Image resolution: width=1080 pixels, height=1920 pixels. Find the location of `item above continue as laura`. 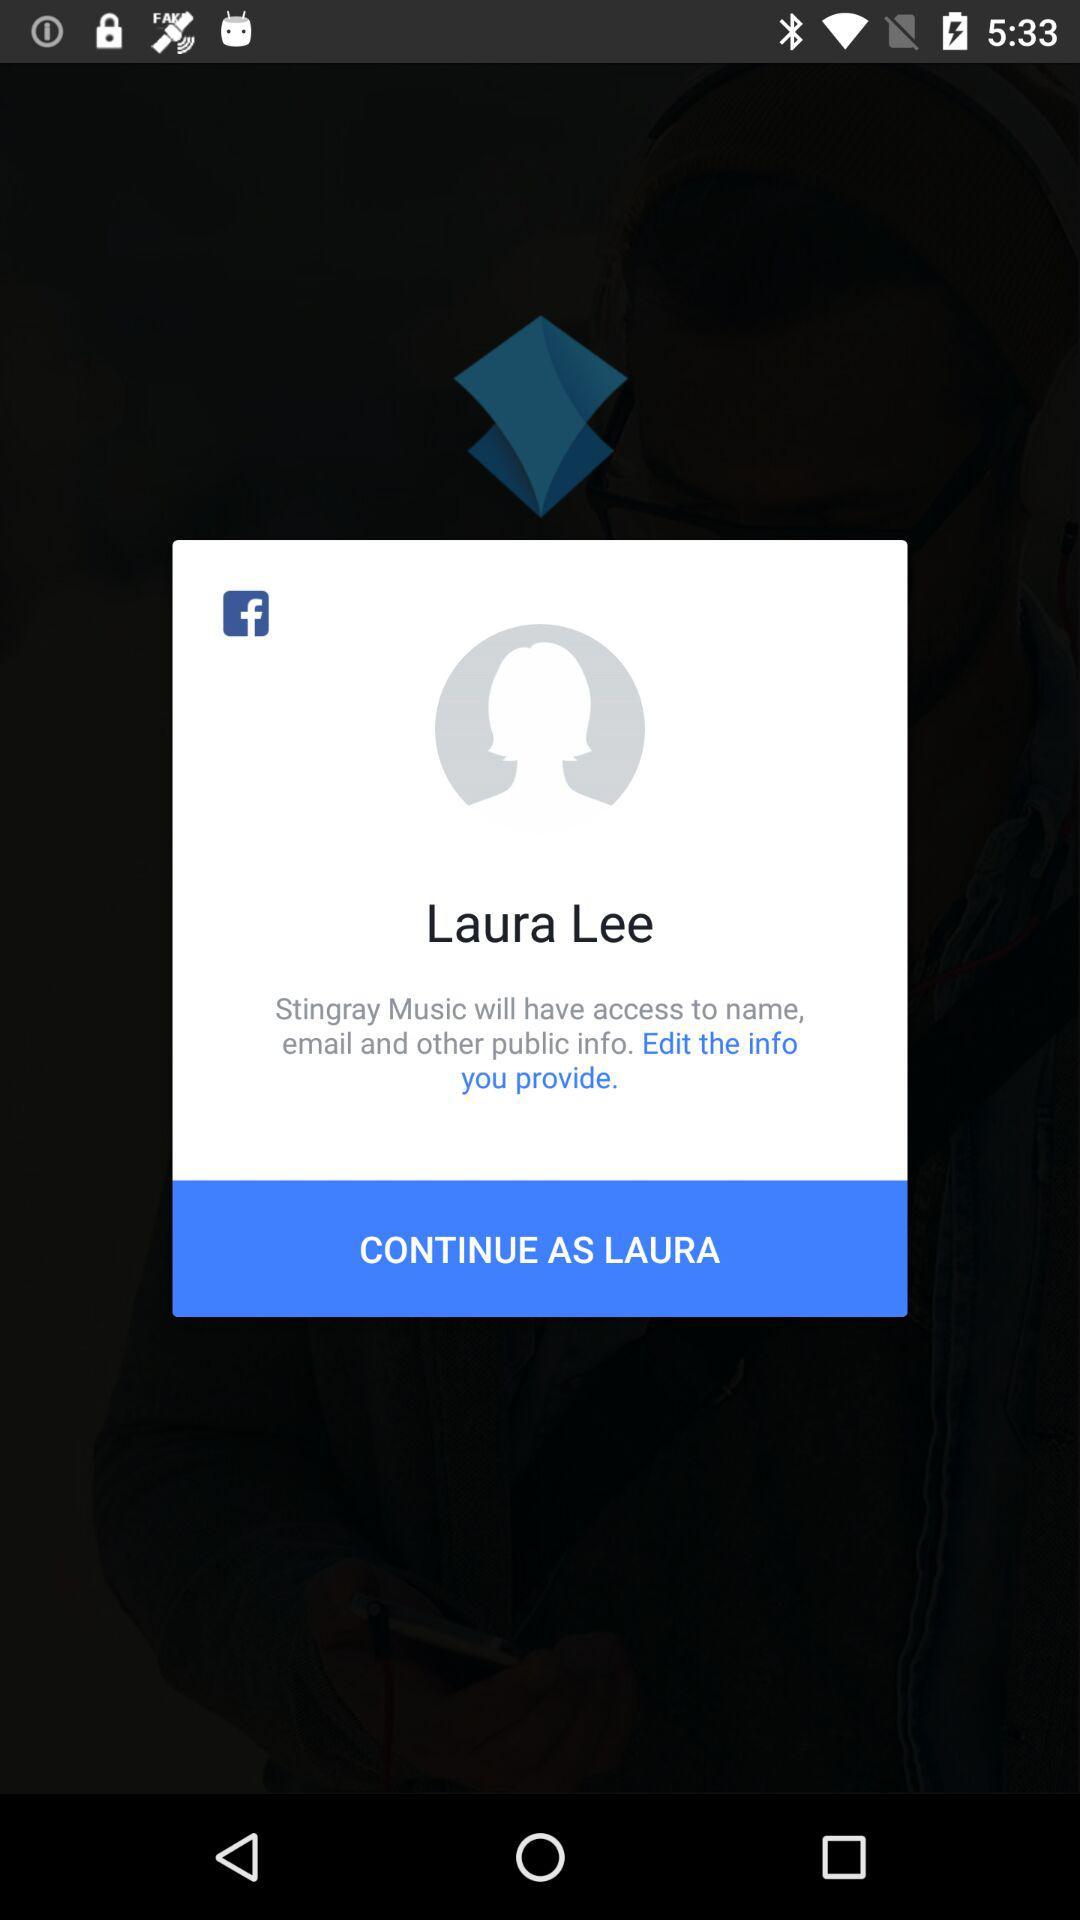

item above continue as laura is located at coordinates (540, 1041).